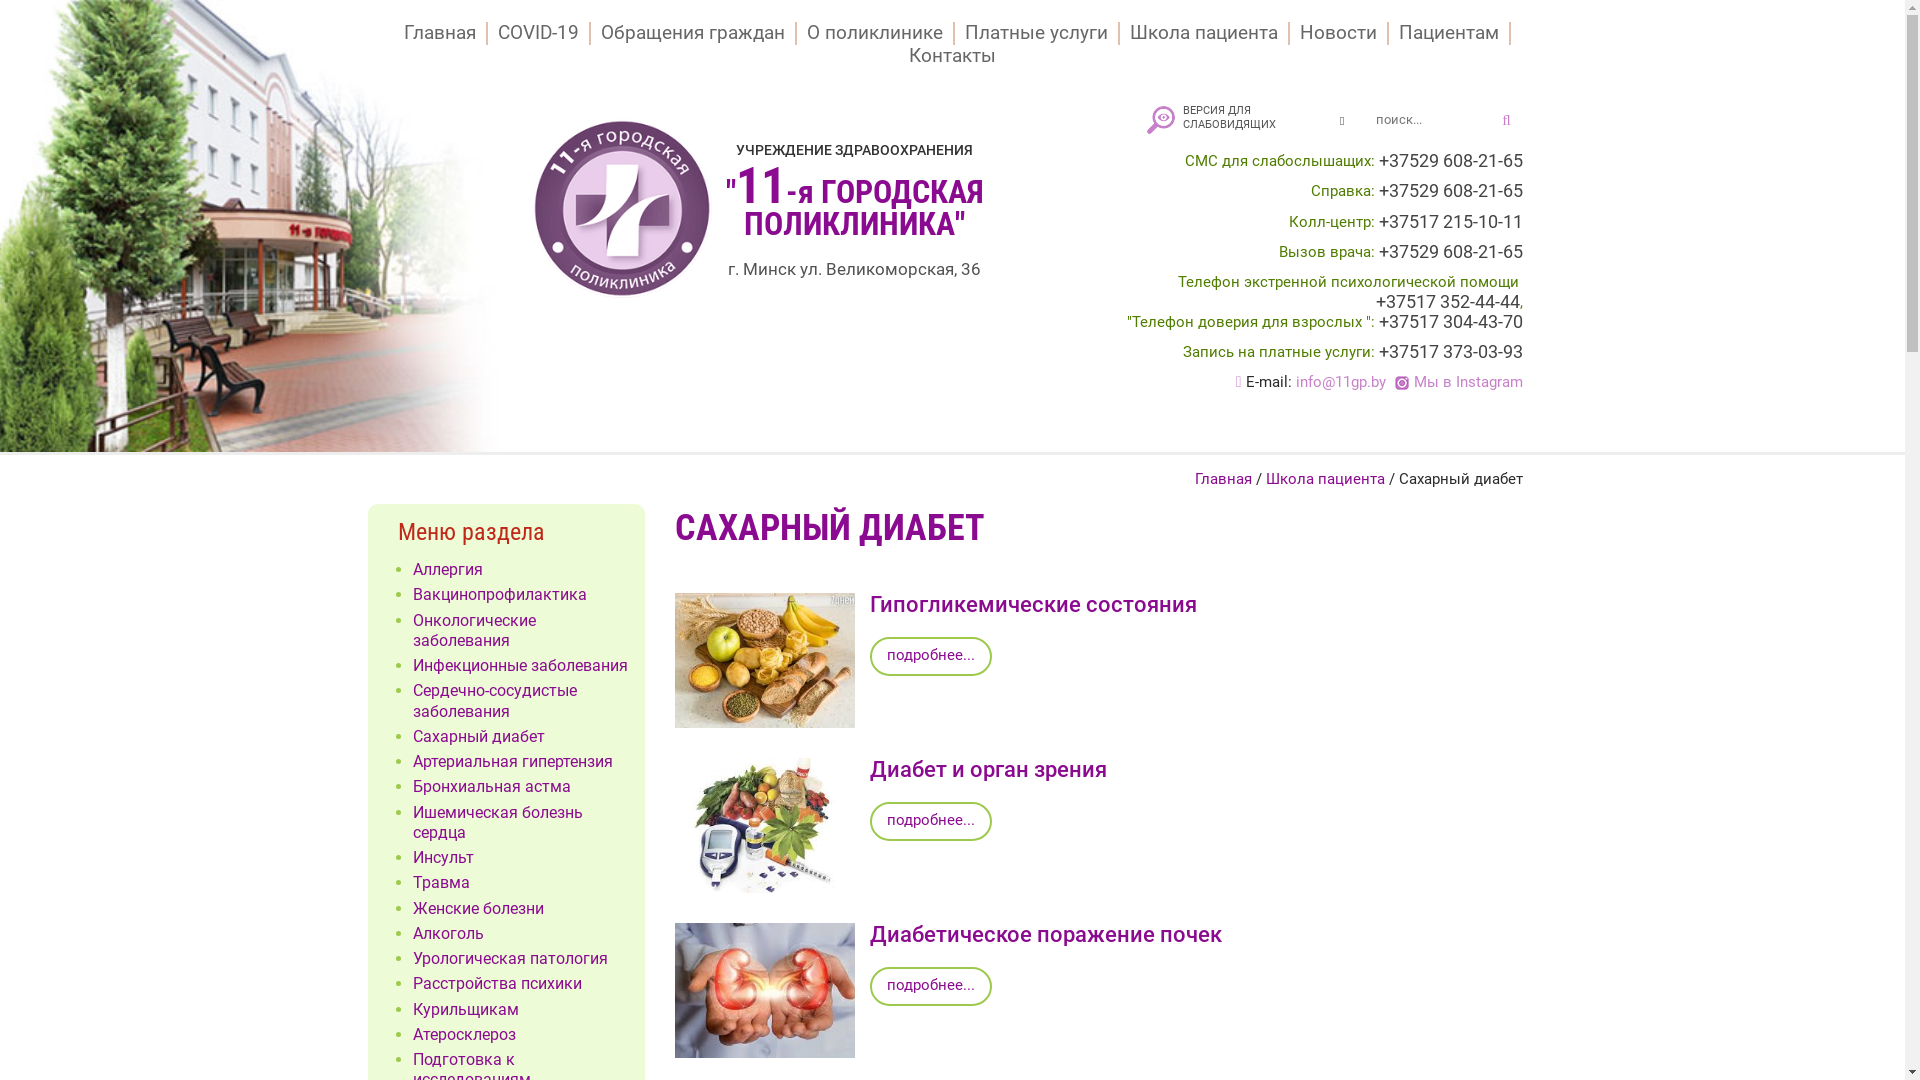  I want to click on '+37517 373-03-93', so click(1449, 350).